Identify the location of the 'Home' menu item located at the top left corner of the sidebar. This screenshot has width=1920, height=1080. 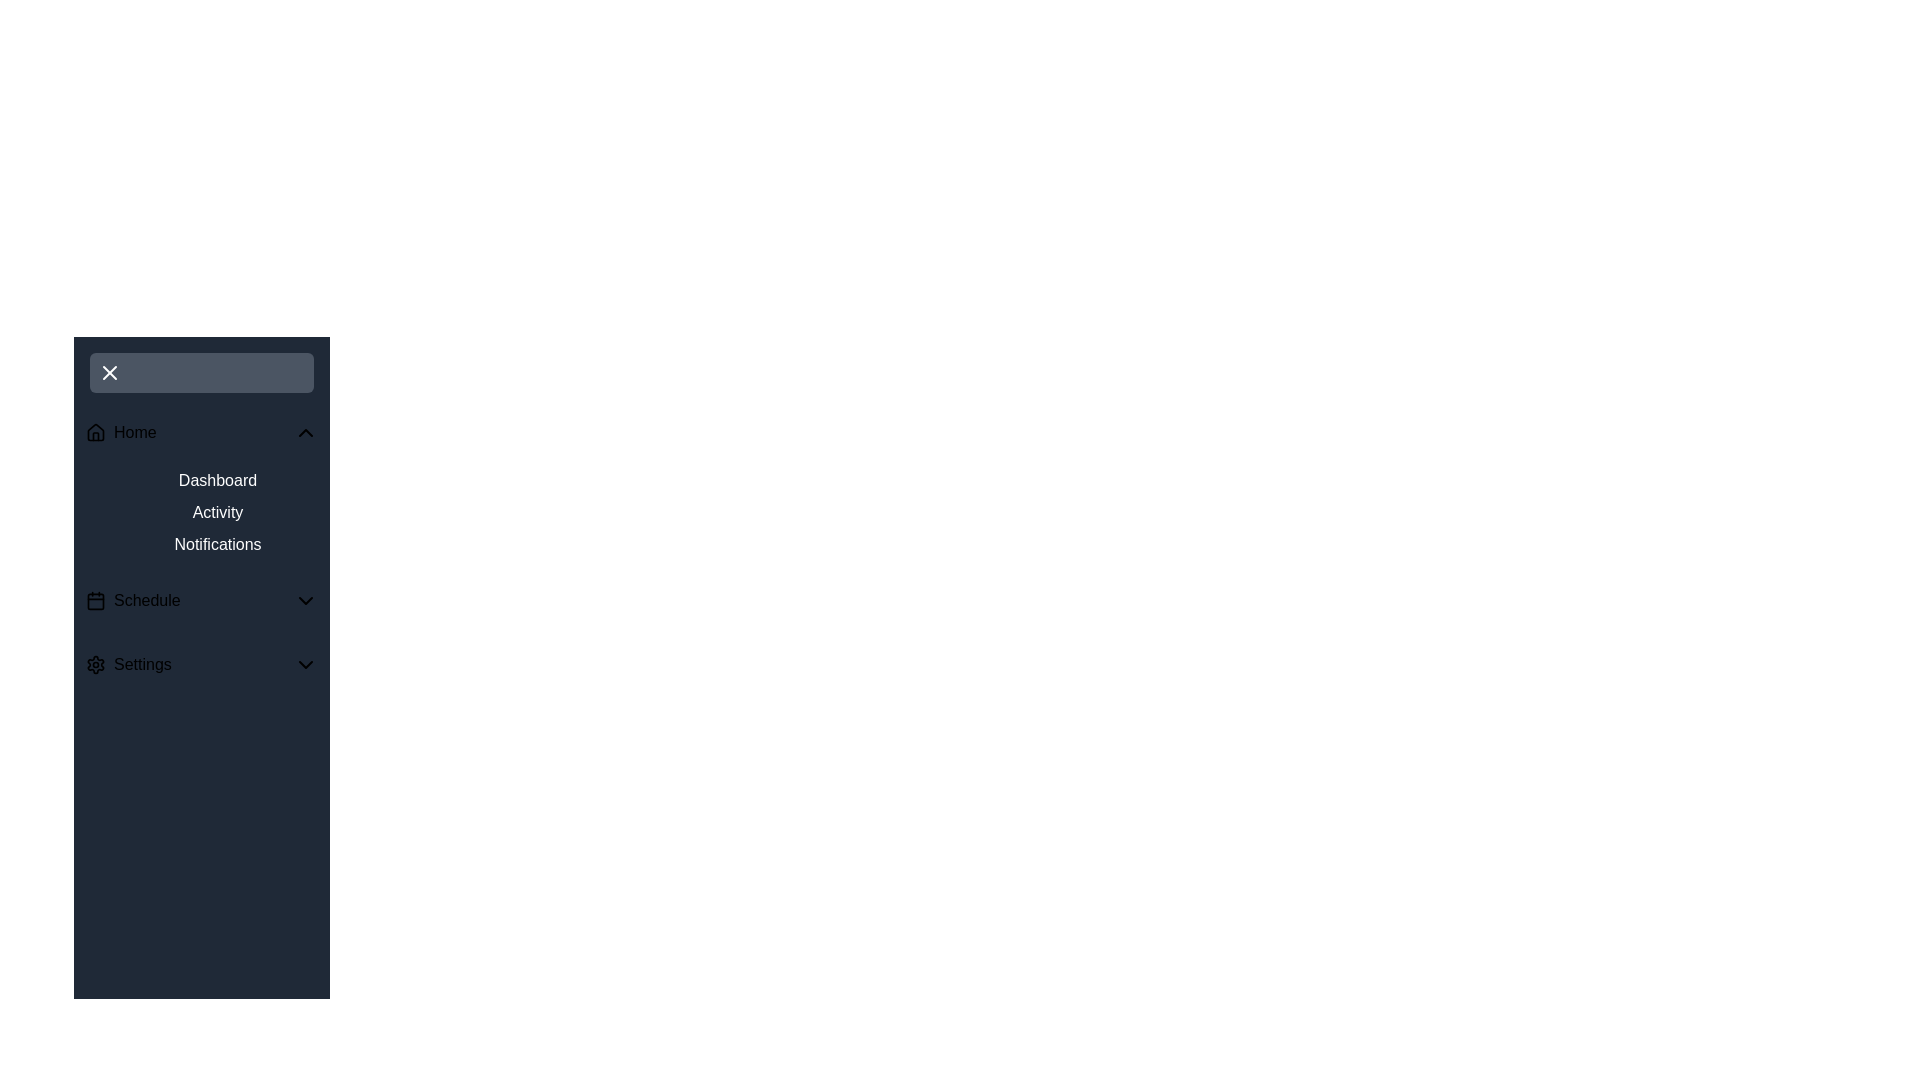
(201, 431).